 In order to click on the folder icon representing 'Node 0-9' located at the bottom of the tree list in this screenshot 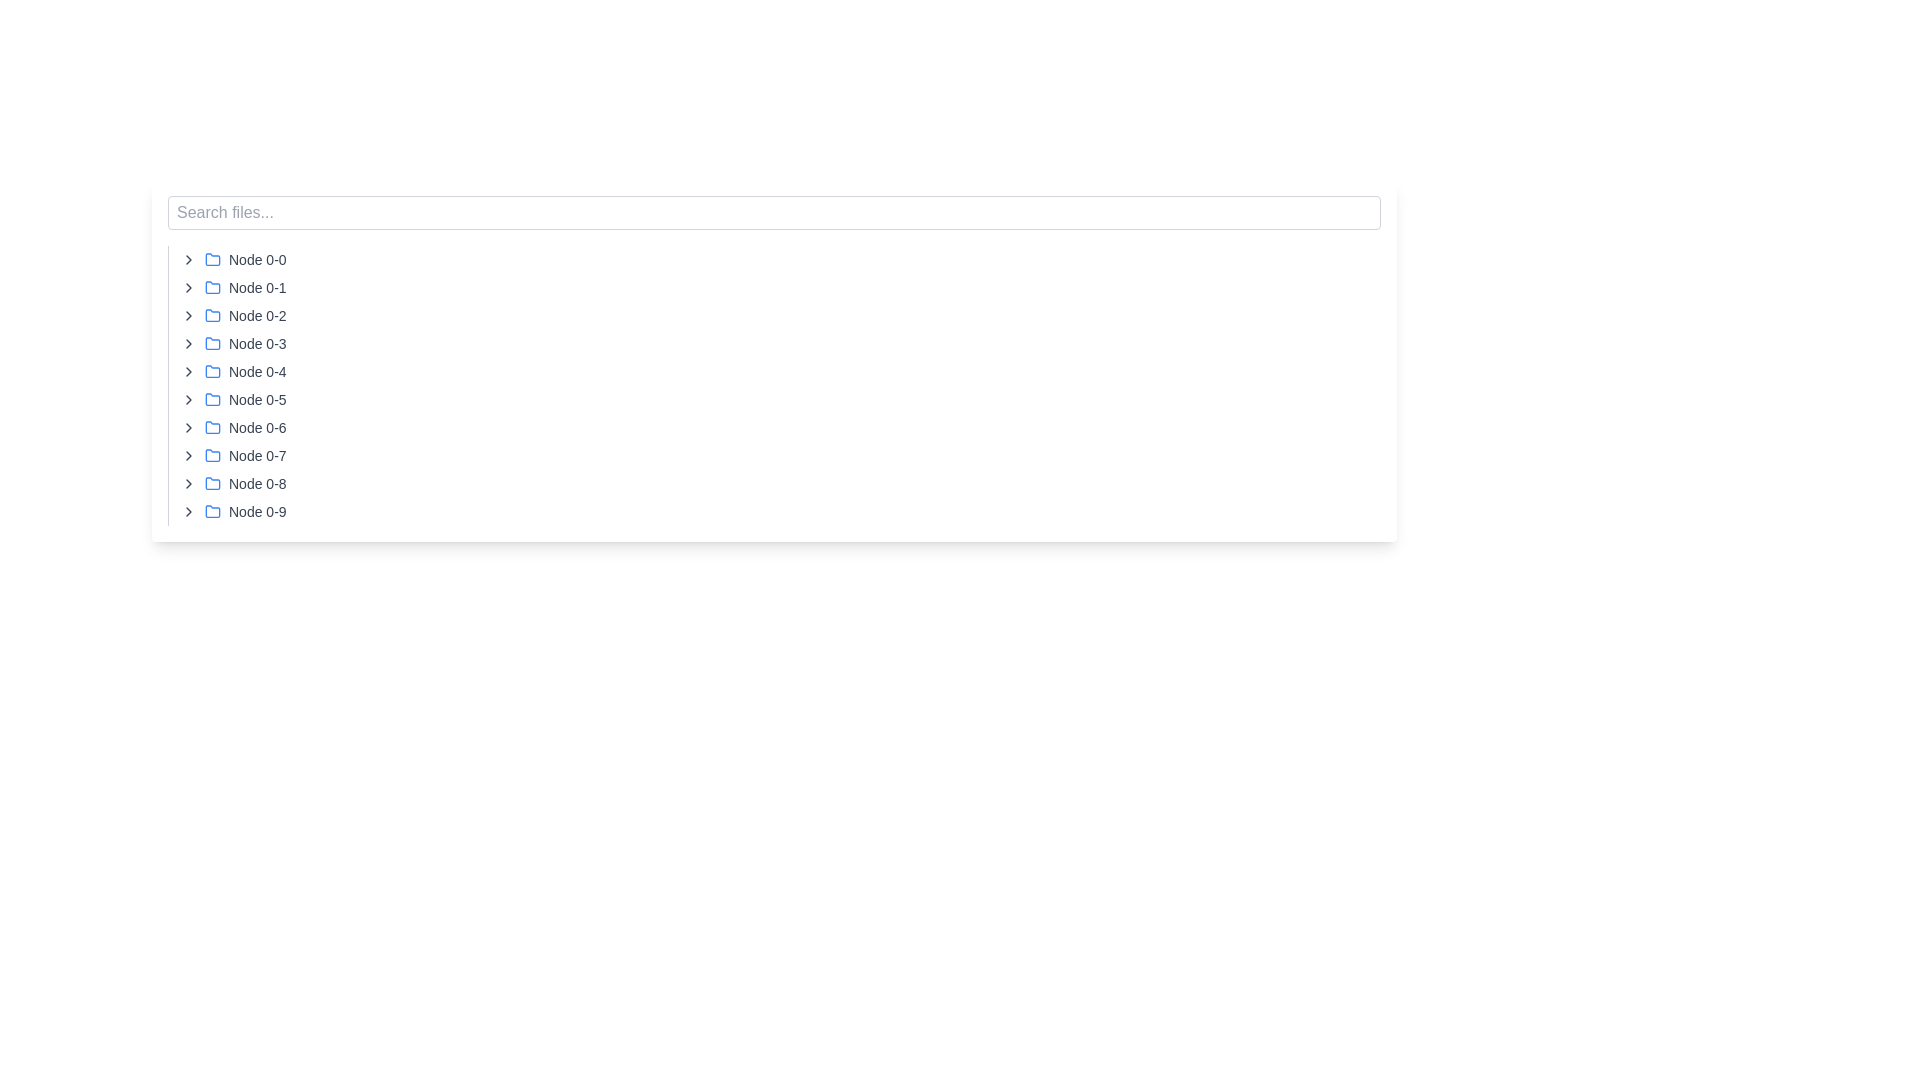, I will do `click(212, 509)`.